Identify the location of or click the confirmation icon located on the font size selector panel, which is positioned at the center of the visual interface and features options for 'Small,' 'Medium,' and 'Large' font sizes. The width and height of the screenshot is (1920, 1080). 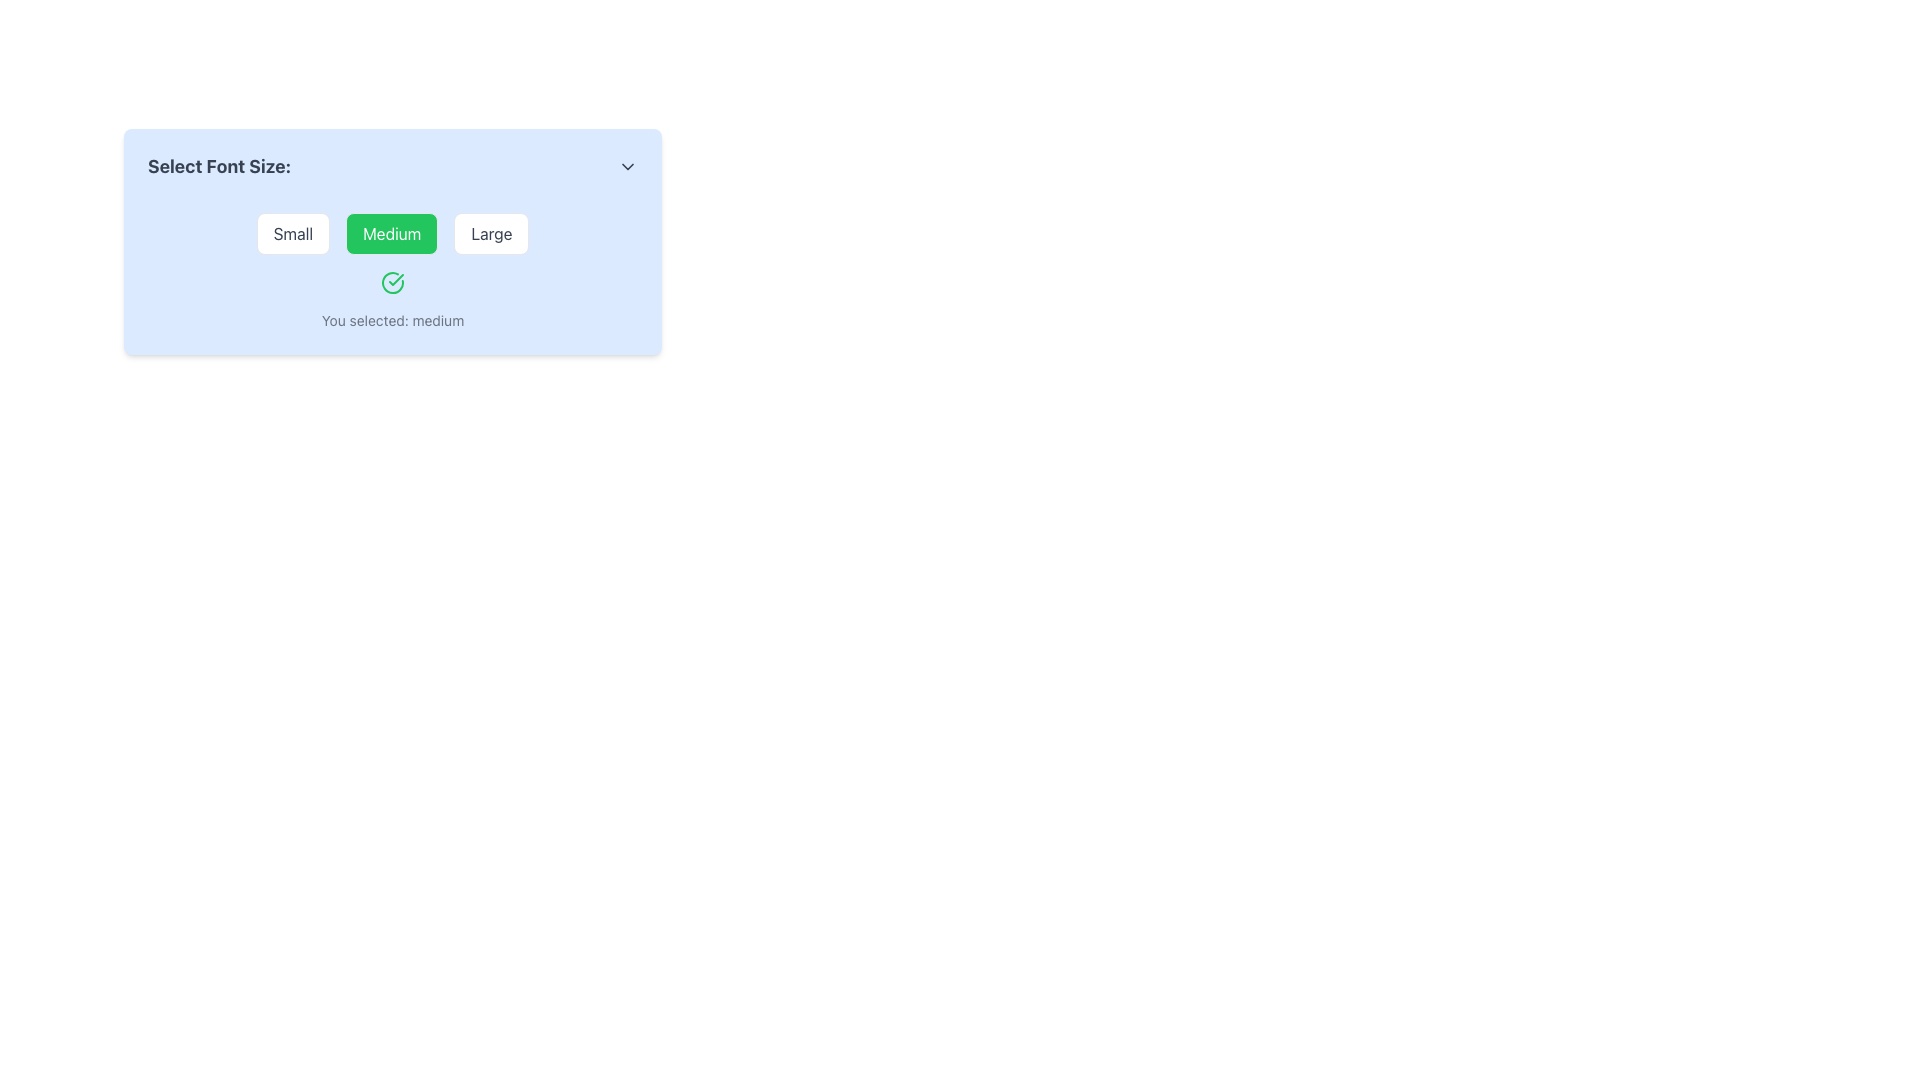
(393, 270).